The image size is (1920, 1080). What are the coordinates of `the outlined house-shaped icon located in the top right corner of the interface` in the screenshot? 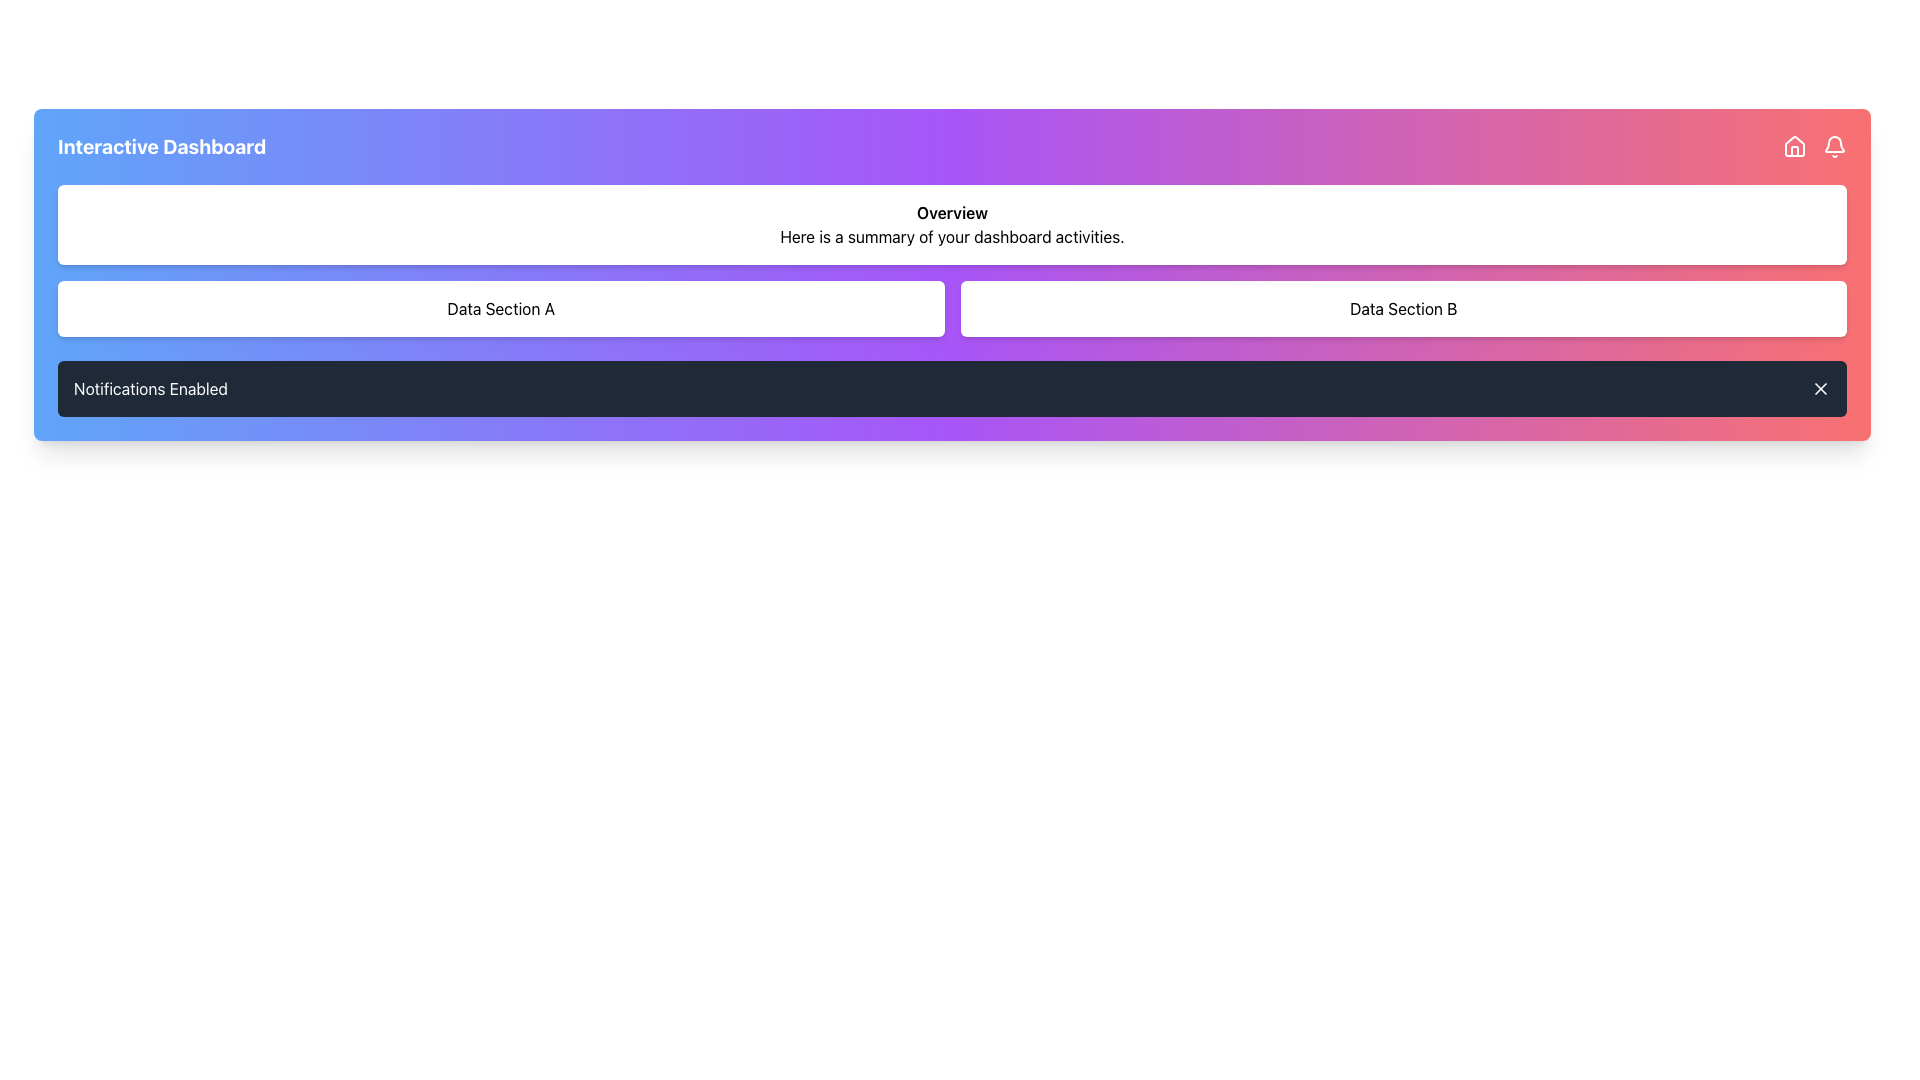 It's located at (1795, 145).